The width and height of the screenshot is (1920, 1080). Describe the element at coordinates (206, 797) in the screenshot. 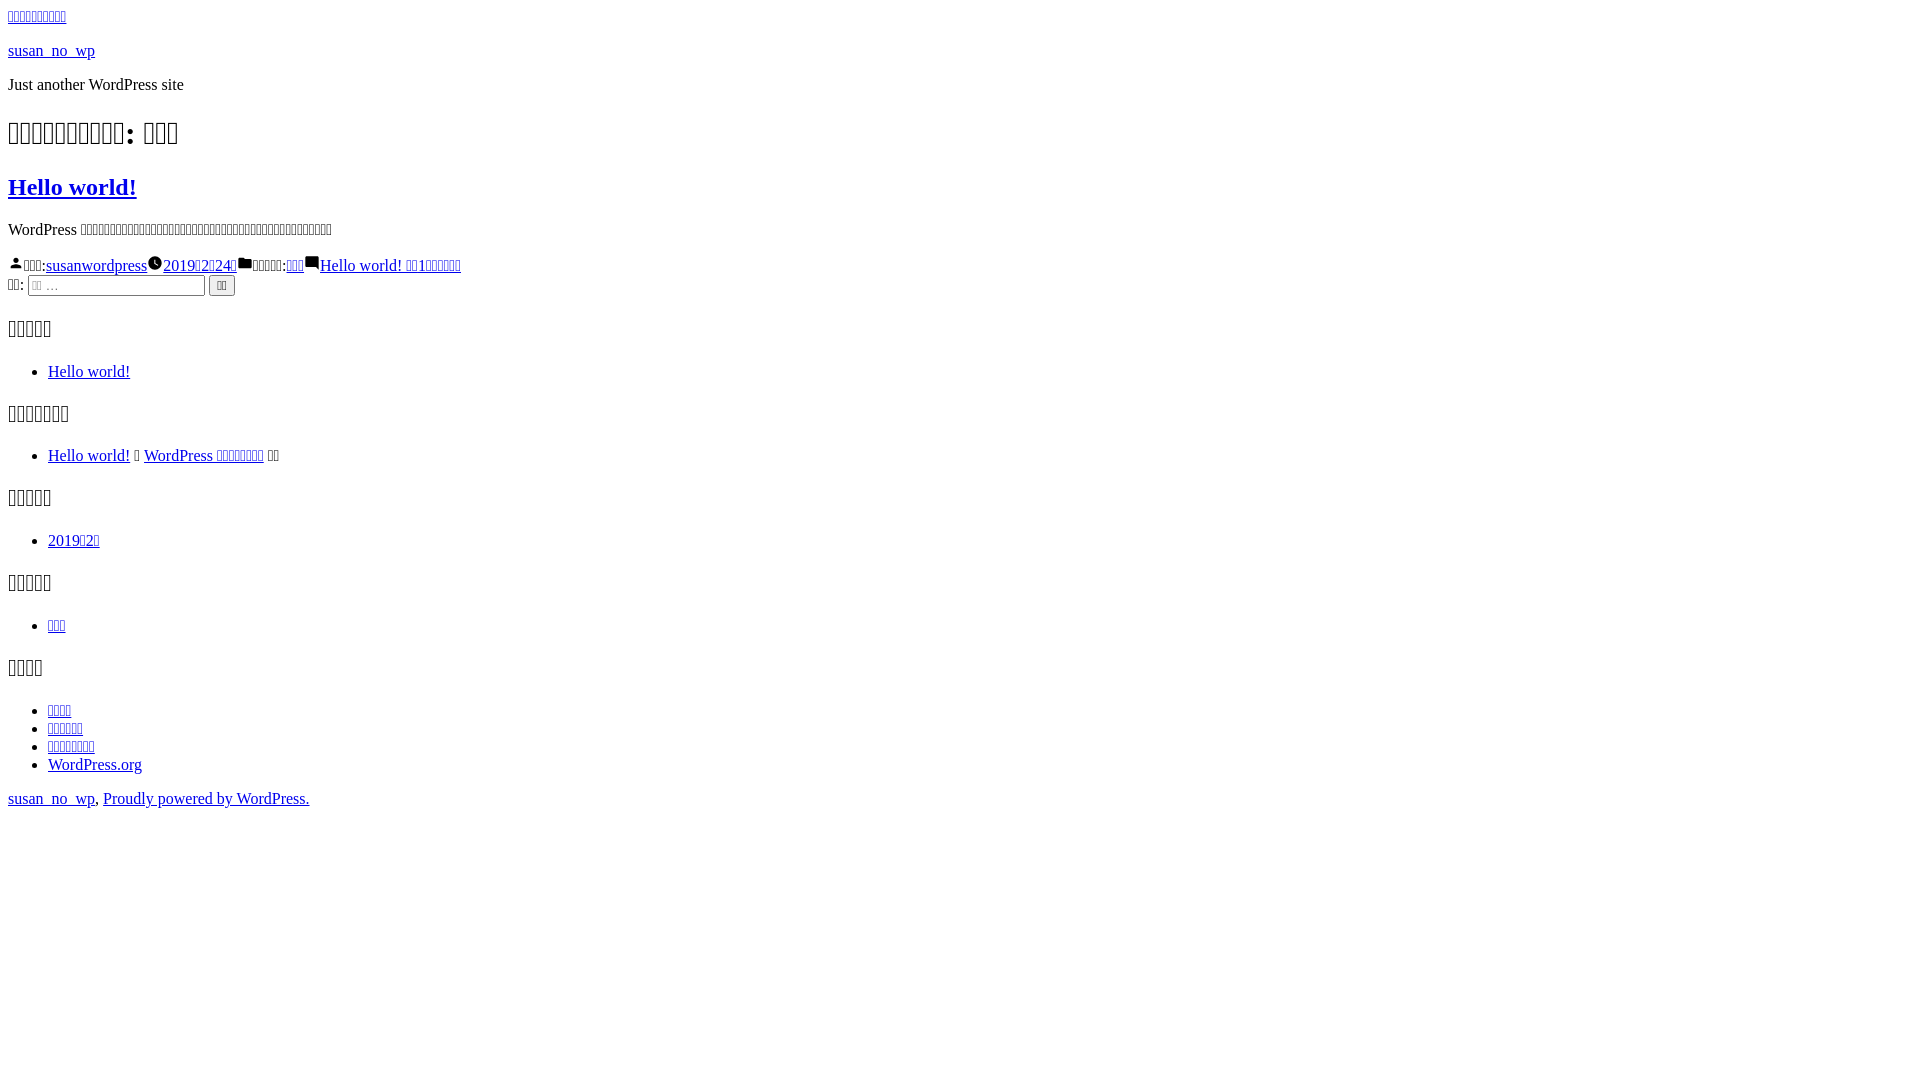

I see `'Proudly powered by WordPress.'` at that location.